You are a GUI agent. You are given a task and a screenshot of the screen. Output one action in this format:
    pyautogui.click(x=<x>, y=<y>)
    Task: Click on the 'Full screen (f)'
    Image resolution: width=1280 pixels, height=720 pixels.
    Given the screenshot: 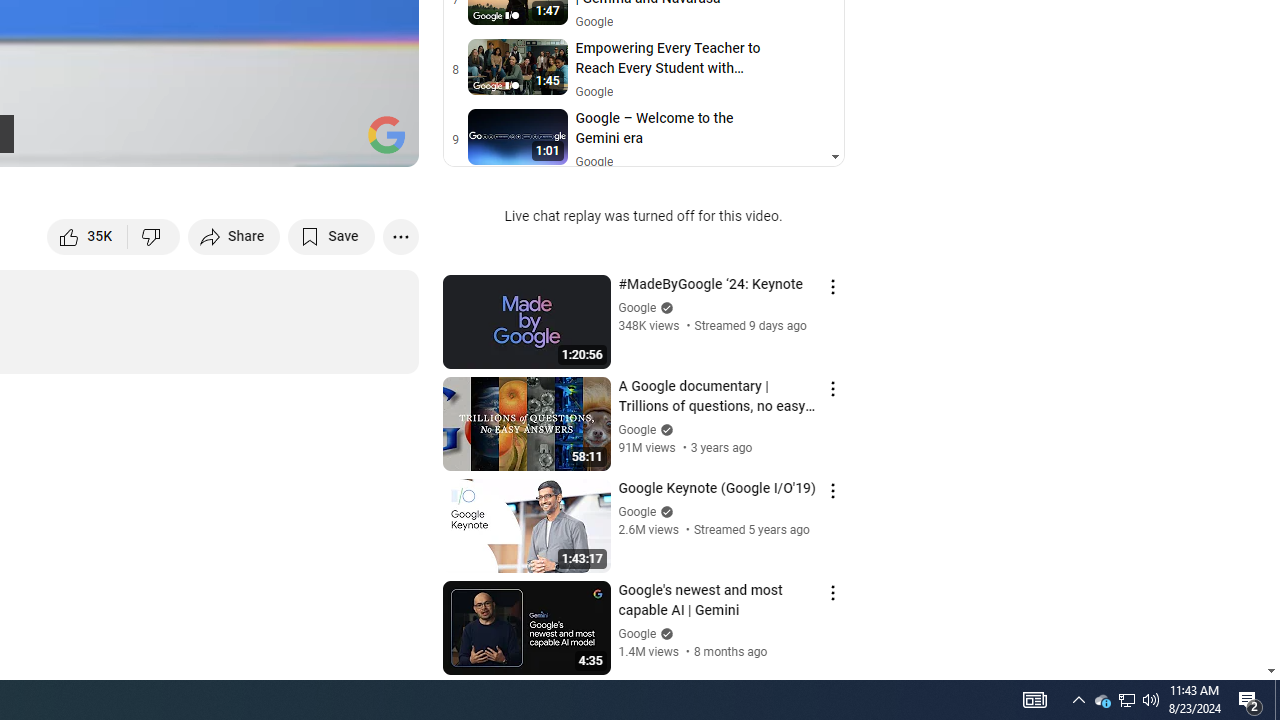 What is the action you would take?
    pyautogui.click(x=382, y=141)
    